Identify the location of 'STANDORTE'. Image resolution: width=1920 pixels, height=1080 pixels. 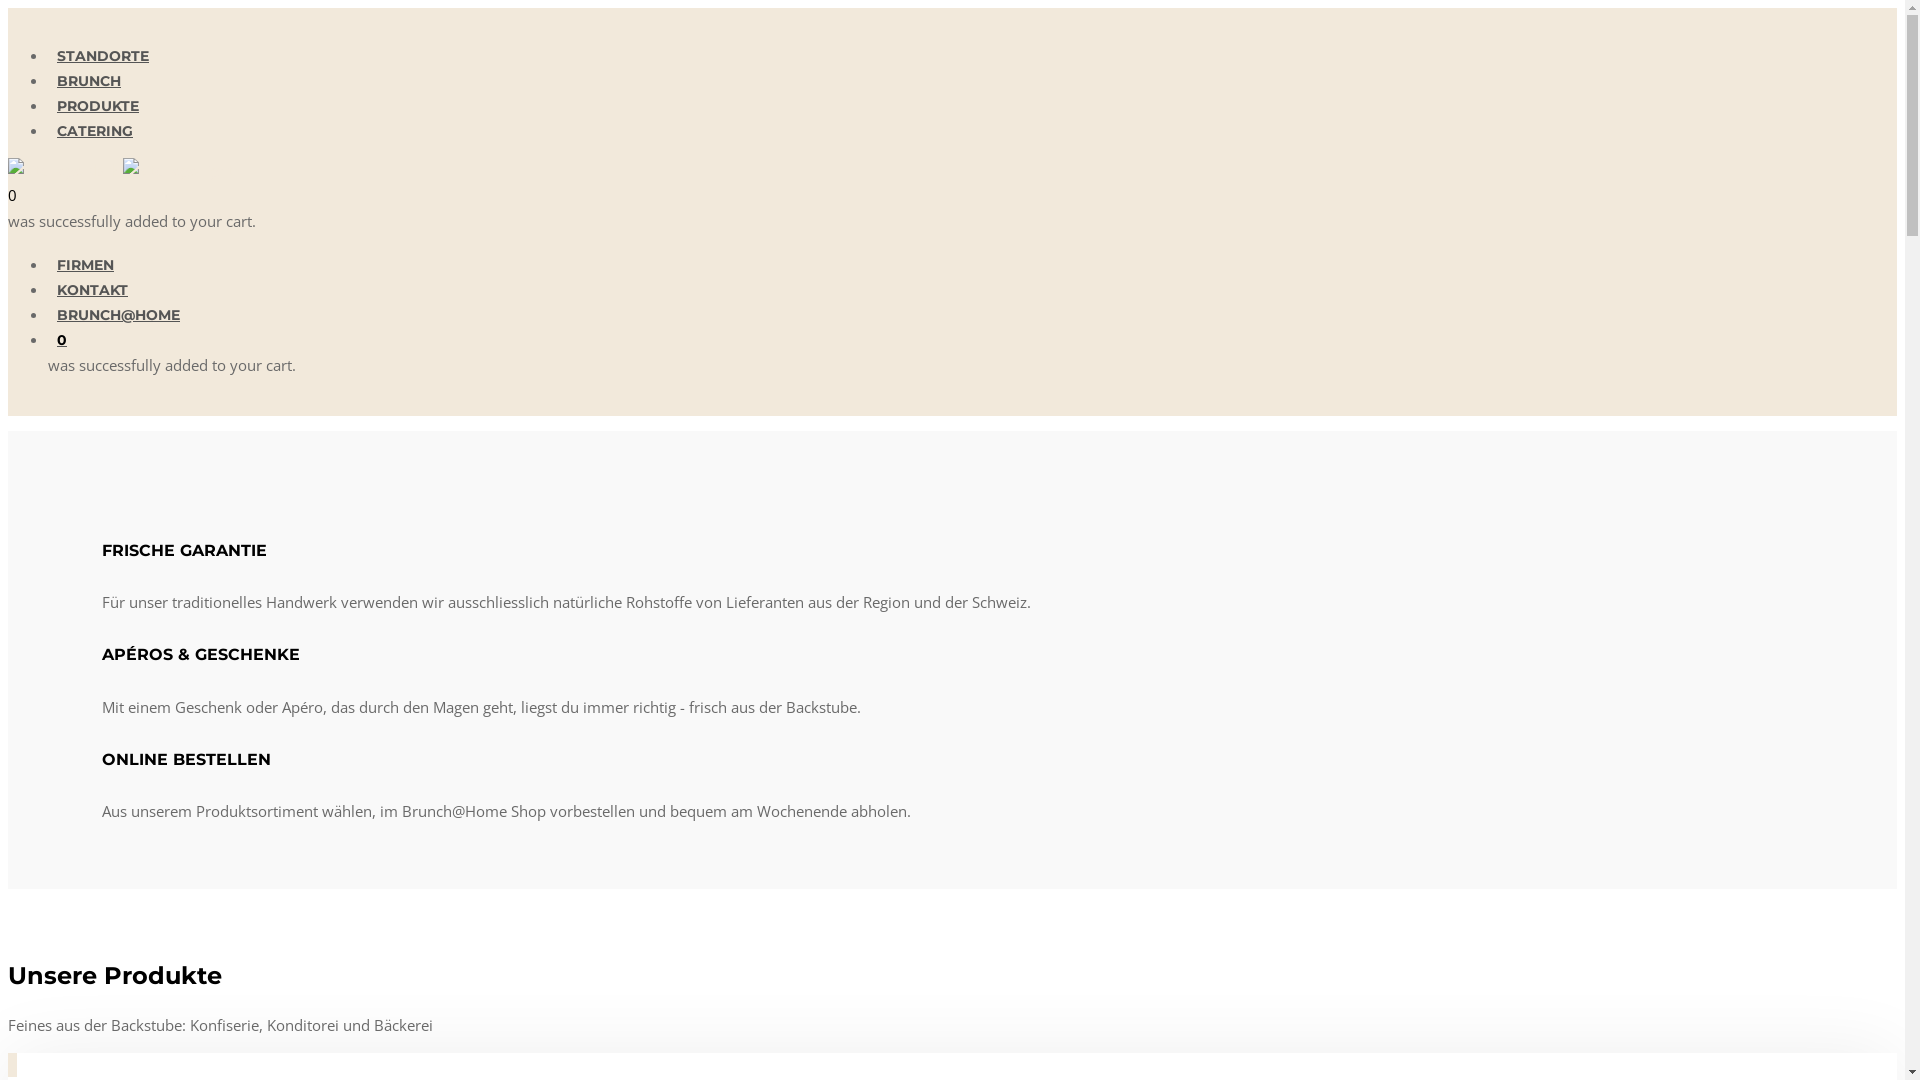
(48, 55).